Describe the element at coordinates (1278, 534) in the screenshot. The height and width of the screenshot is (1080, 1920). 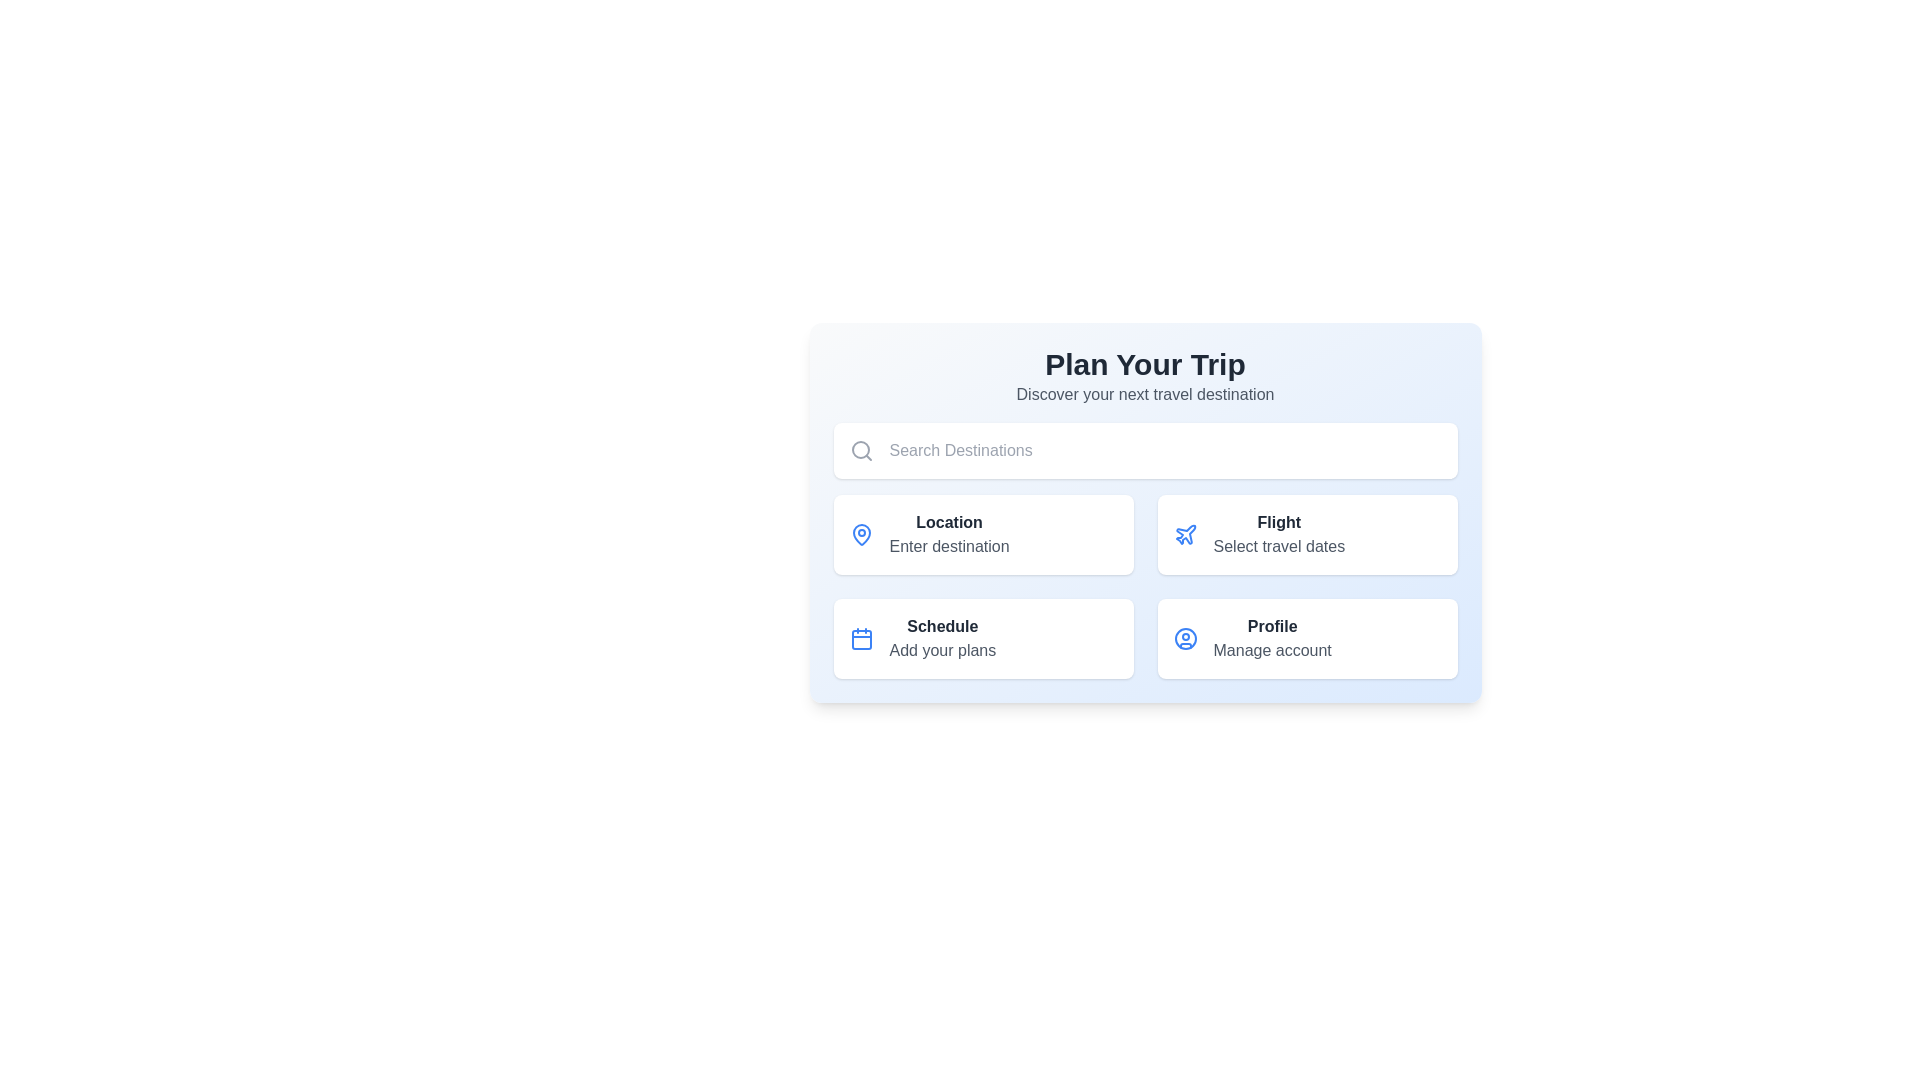
I see `the interactive travel date selection text label located within the white card in the top row, second column, to proceed to the detailed flight selection page` at that location.